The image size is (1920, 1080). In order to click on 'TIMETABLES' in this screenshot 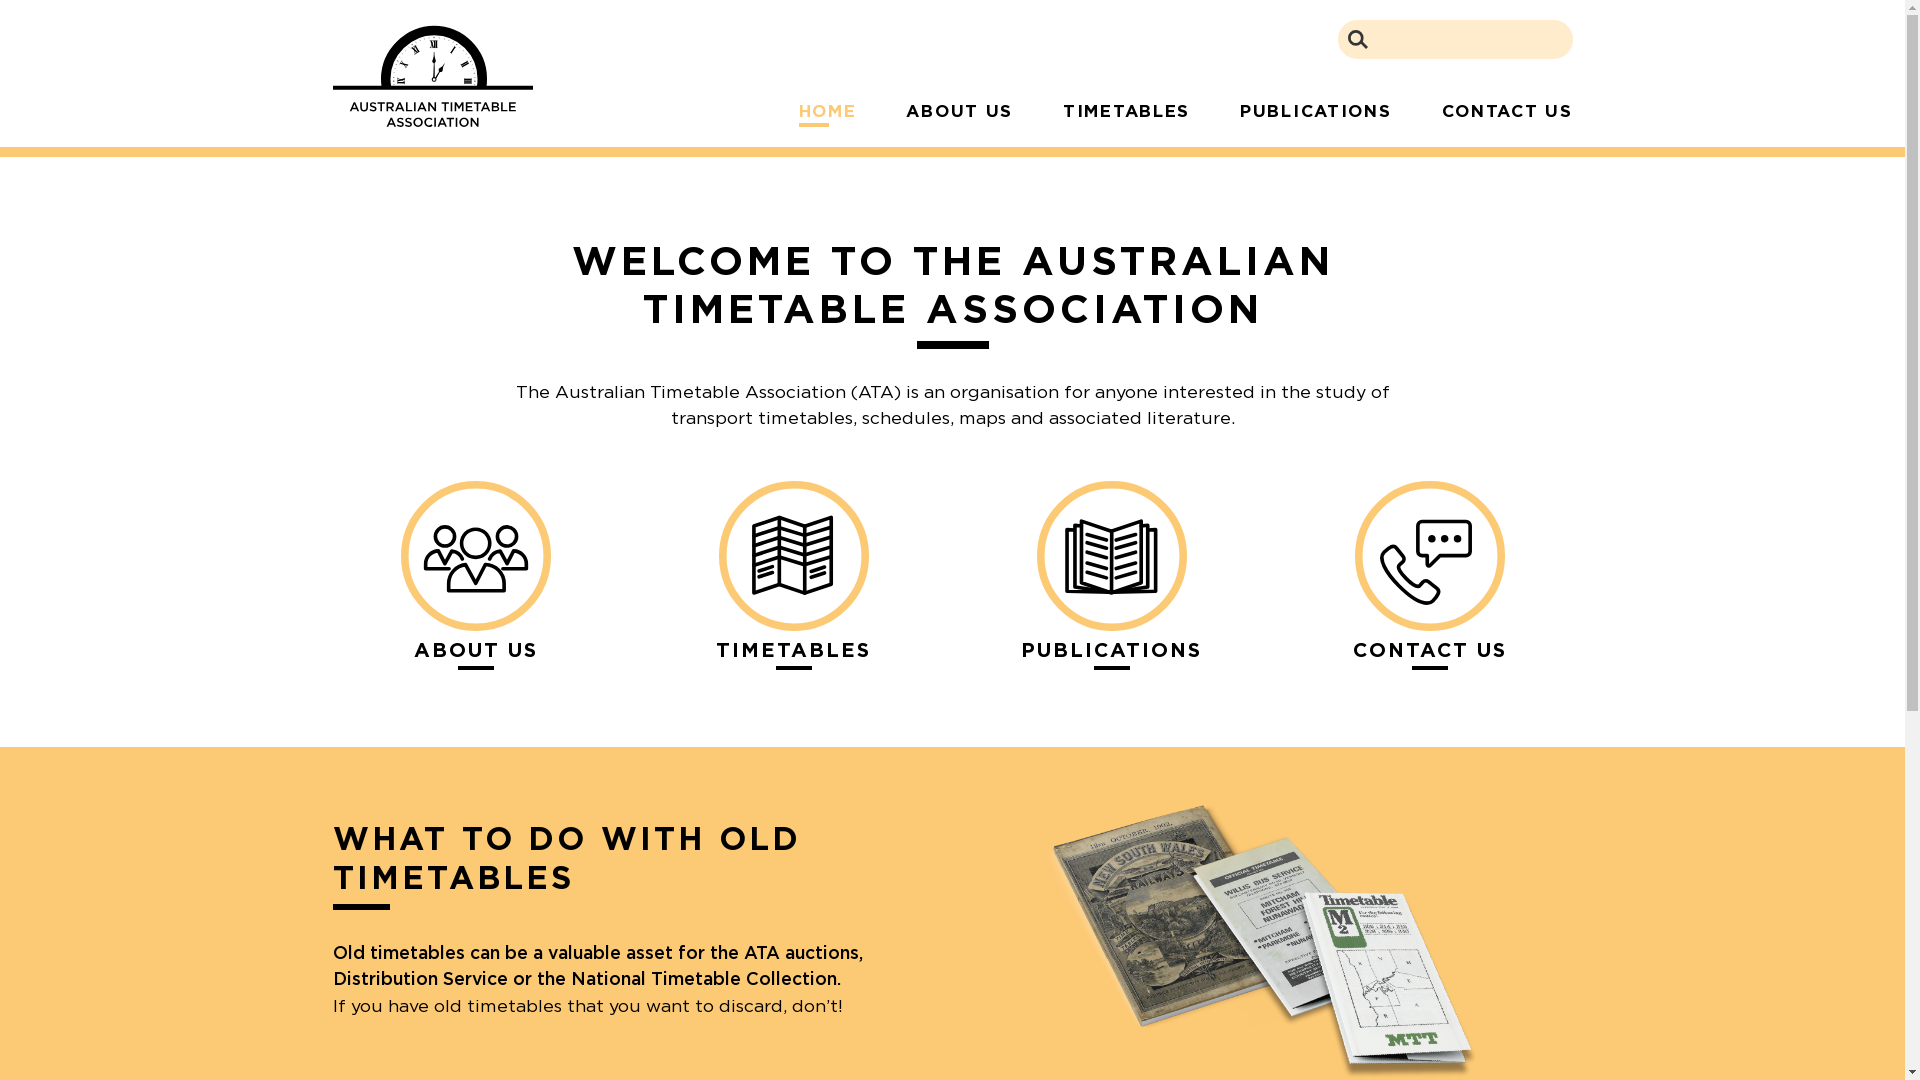, I will do `click(1126, 111)`.